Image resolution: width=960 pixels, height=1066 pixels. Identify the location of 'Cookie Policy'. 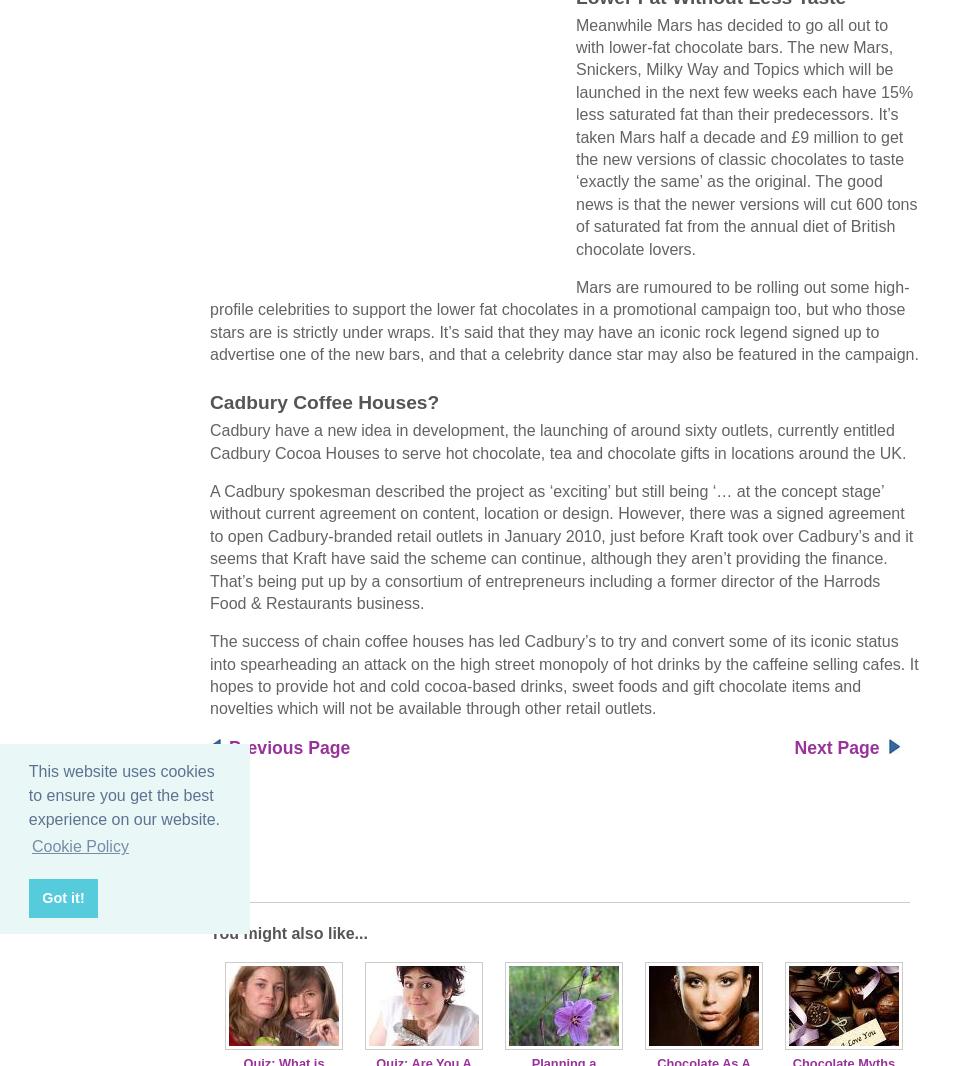
(79, 846).